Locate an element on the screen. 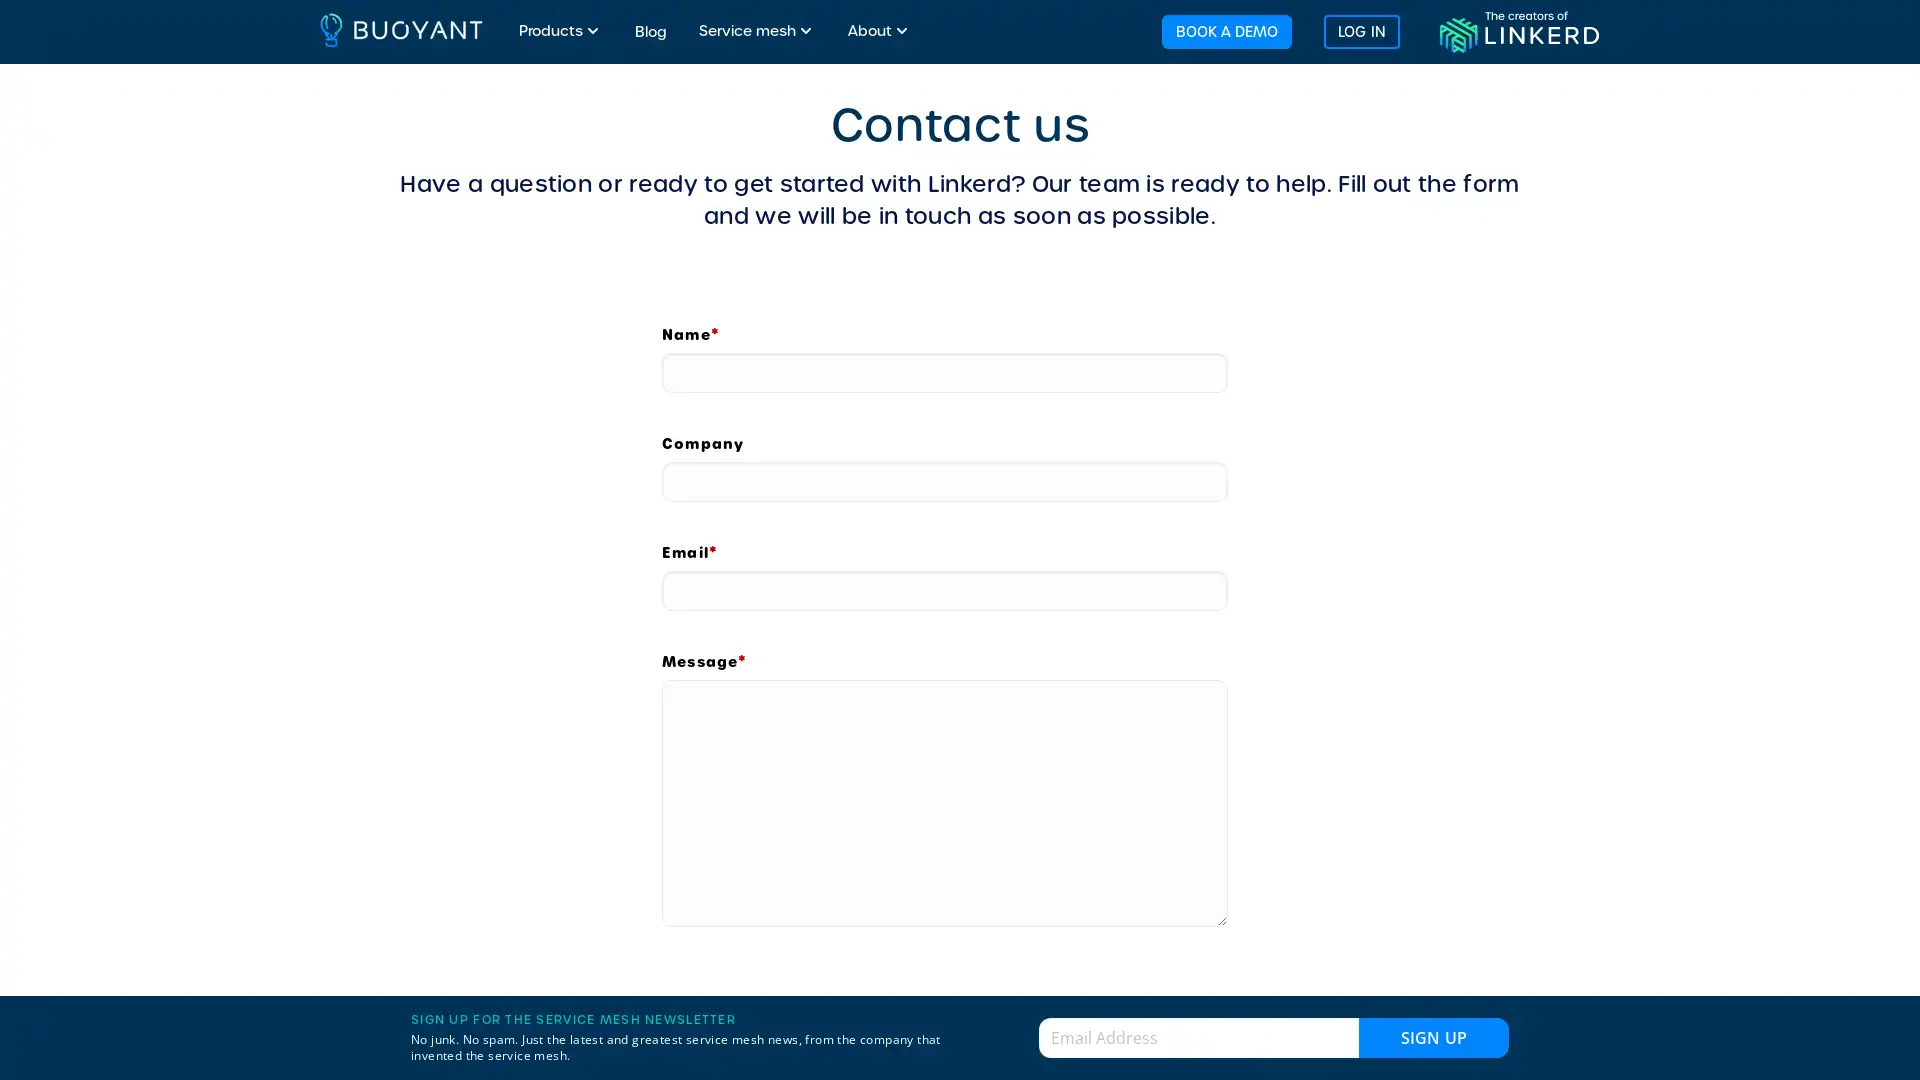 The image size is (1920, 1080). BOOK A DEMO is located at coordinates (1224, 30).